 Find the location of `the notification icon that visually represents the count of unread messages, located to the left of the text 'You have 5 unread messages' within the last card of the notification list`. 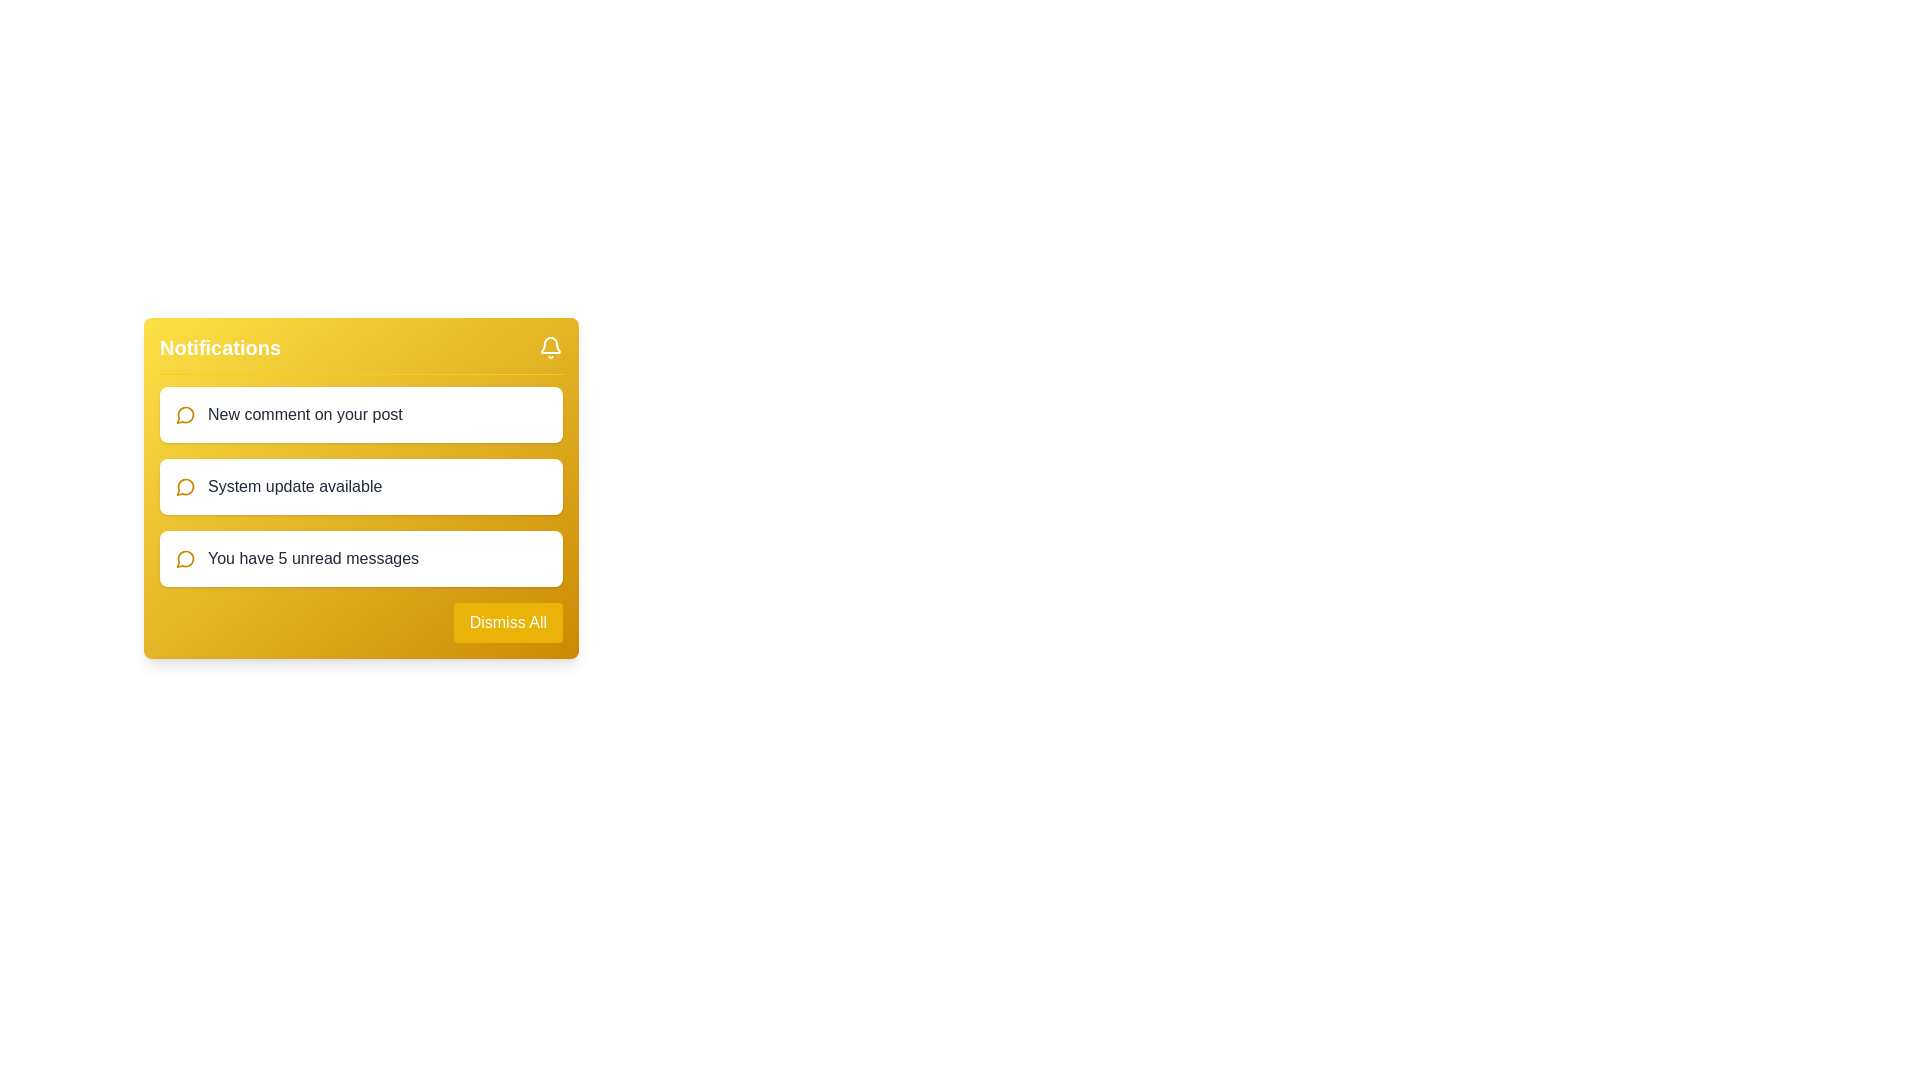

the notification icon that visually represents the count of unread messages, located to the left of the text 'You have 5 unread messages' within the last card of the notification list is located at coordinates (186, 559).